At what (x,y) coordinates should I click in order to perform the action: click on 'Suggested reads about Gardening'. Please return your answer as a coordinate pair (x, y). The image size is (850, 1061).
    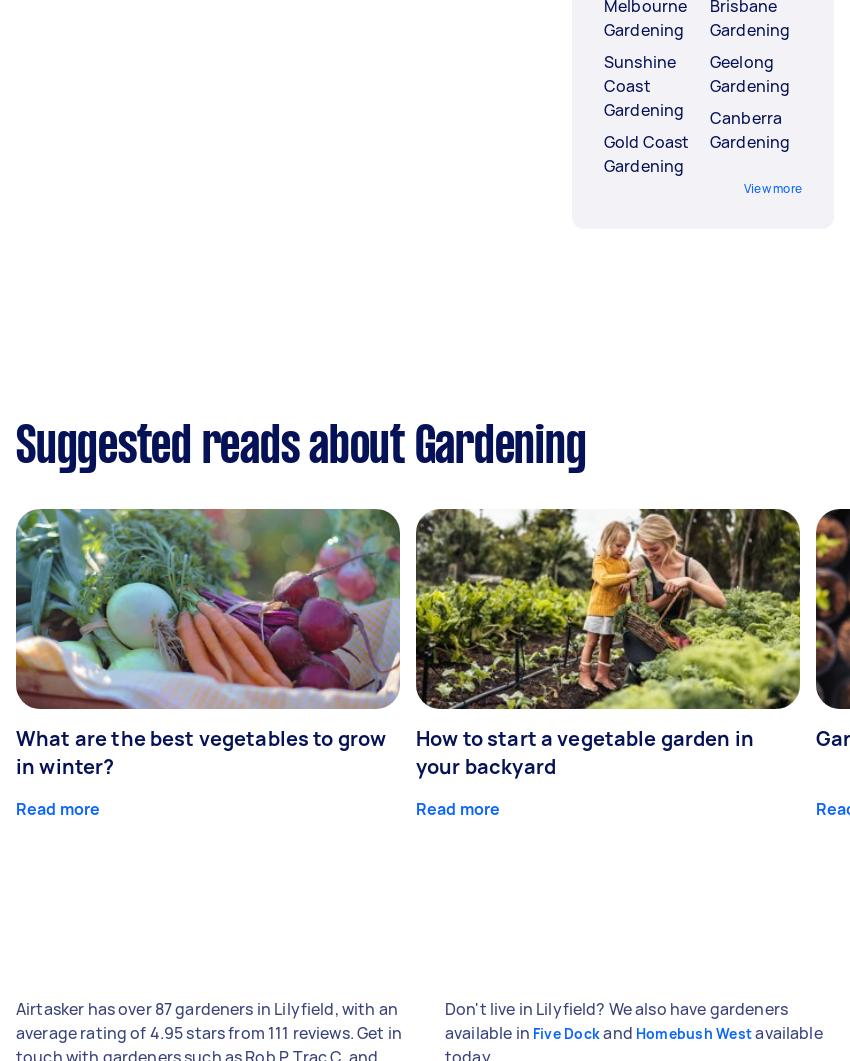
    Looking at the image, I should click on (300, 449).